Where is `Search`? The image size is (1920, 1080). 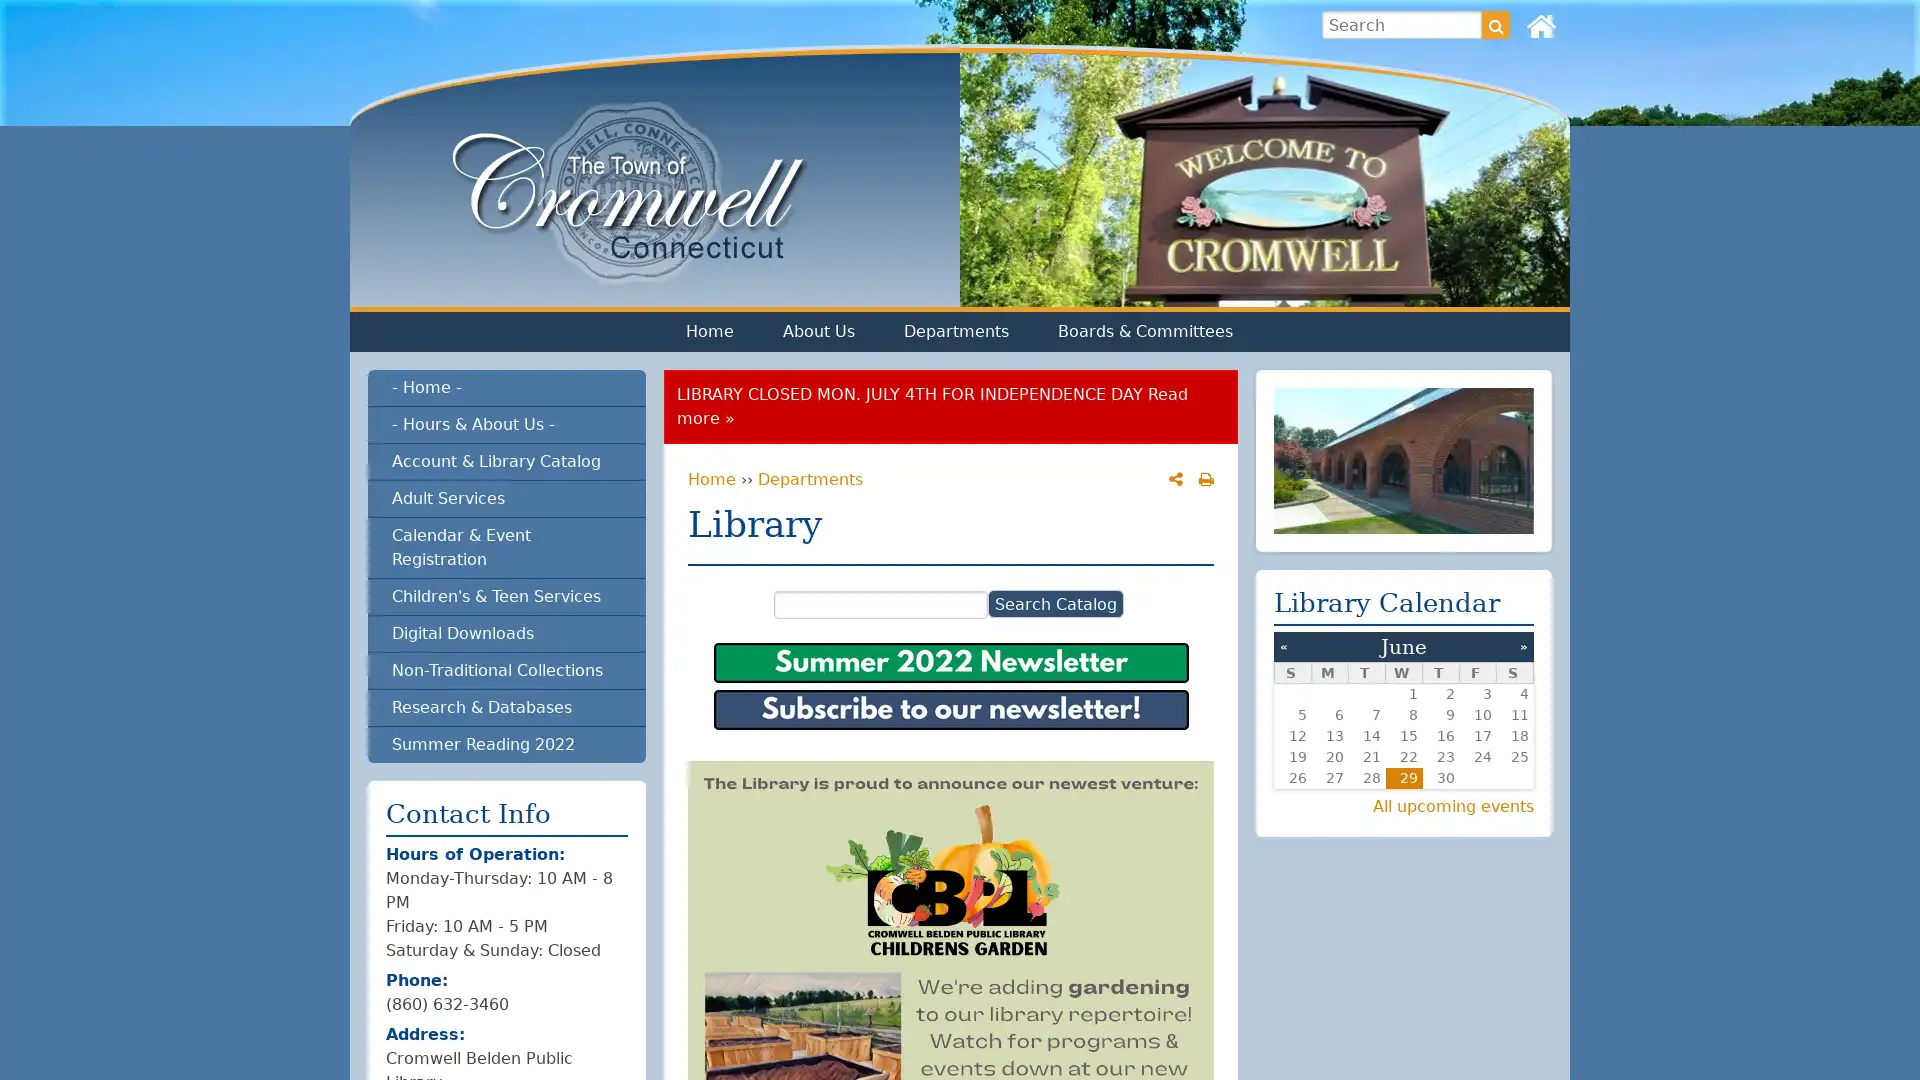
Search is located at coordinates (1496, 24).